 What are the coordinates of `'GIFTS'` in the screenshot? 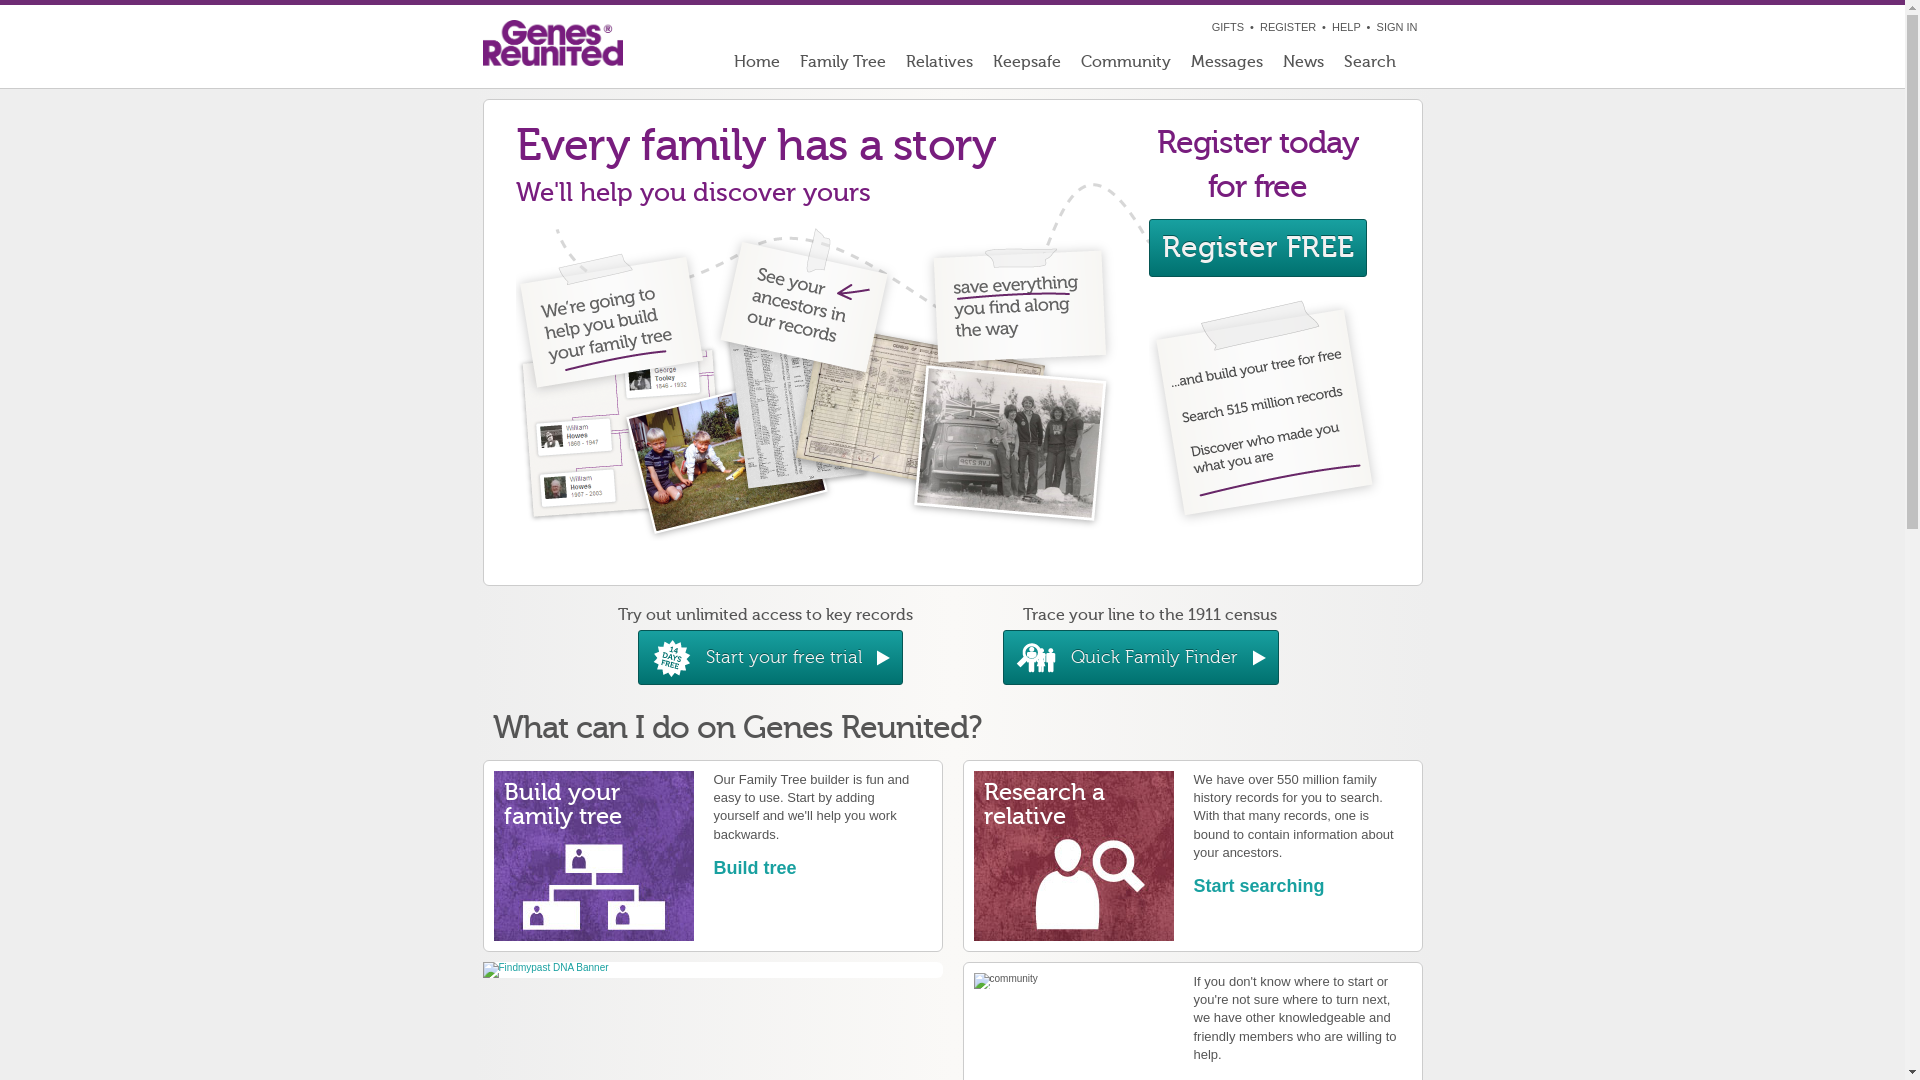 It's located at (1227, 27).